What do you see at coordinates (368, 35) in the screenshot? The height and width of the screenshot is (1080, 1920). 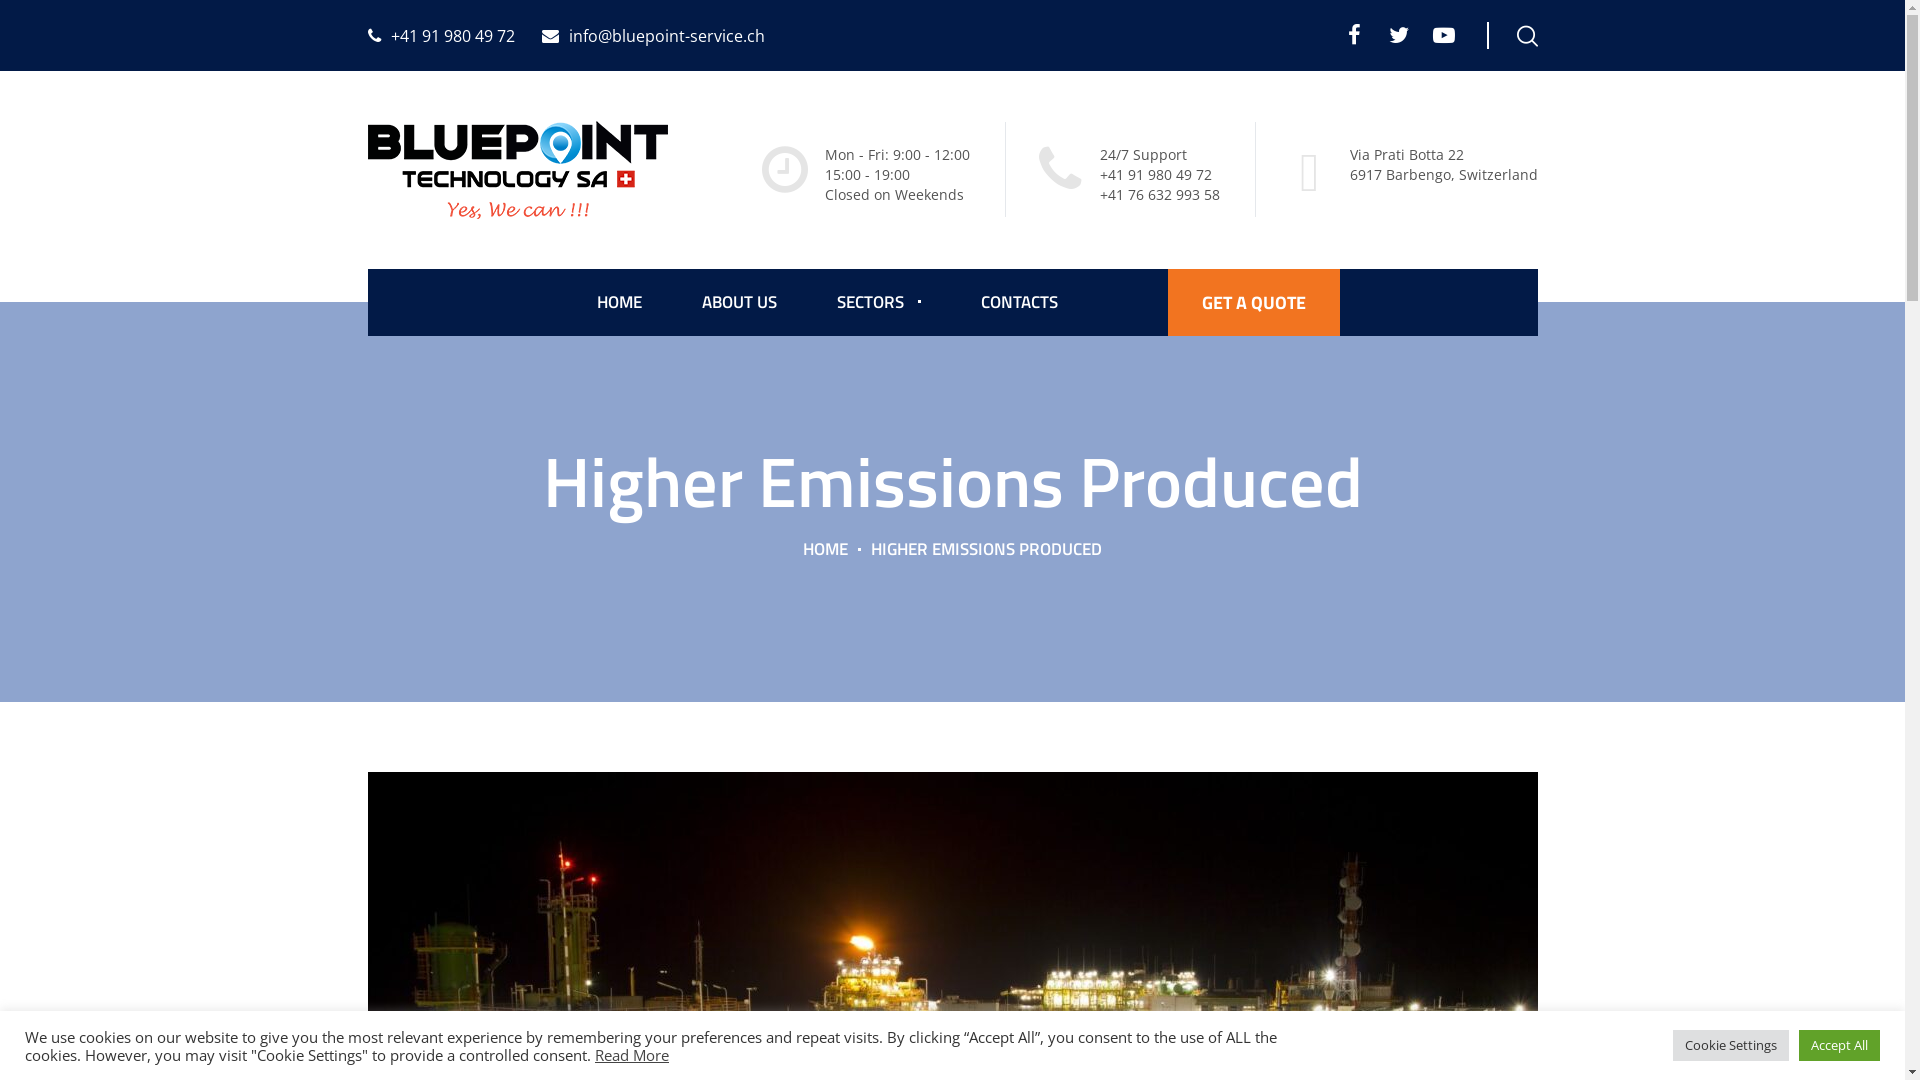 I see `'+41 91 980 49 72'` at bounding box center [368, 35].